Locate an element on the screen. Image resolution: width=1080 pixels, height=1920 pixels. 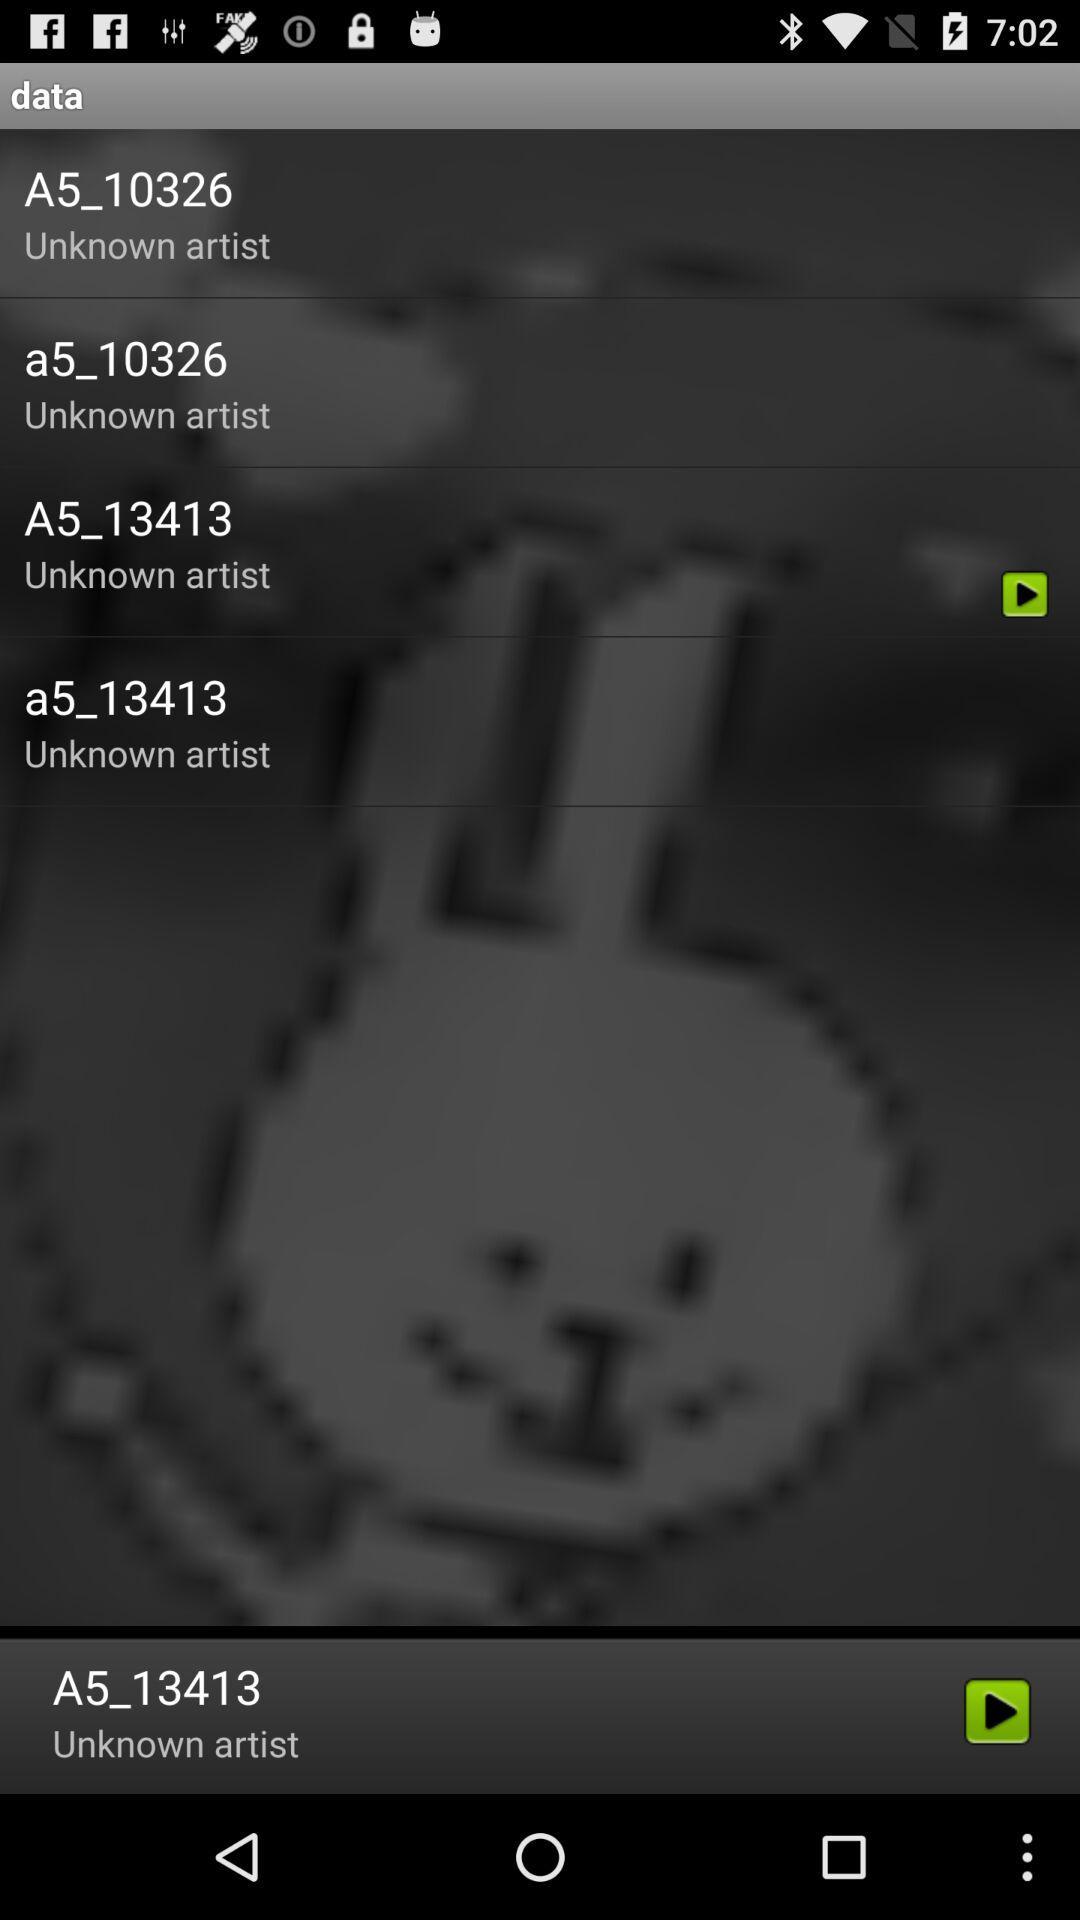
the smaller green play icon is located at coordinates (1025, 593).